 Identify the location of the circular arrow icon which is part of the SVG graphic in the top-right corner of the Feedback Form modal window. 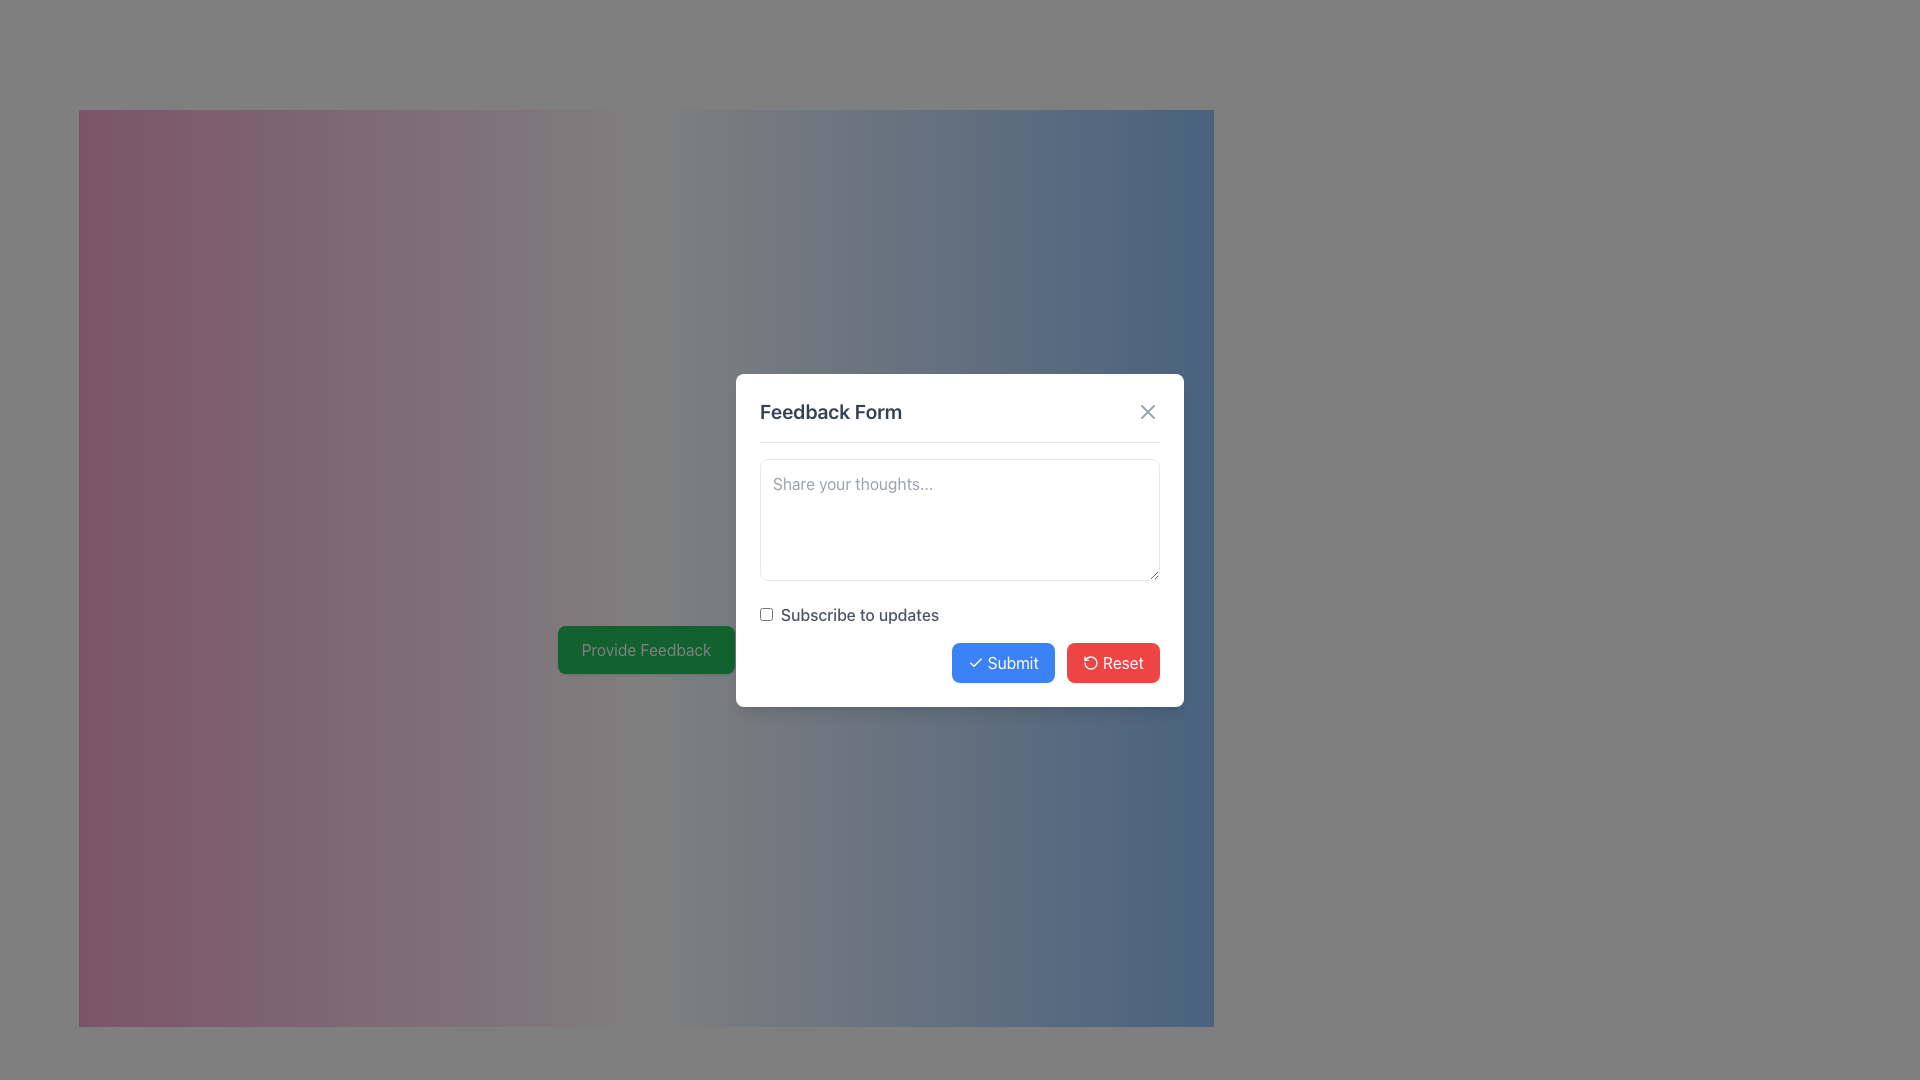
(1089, 662).